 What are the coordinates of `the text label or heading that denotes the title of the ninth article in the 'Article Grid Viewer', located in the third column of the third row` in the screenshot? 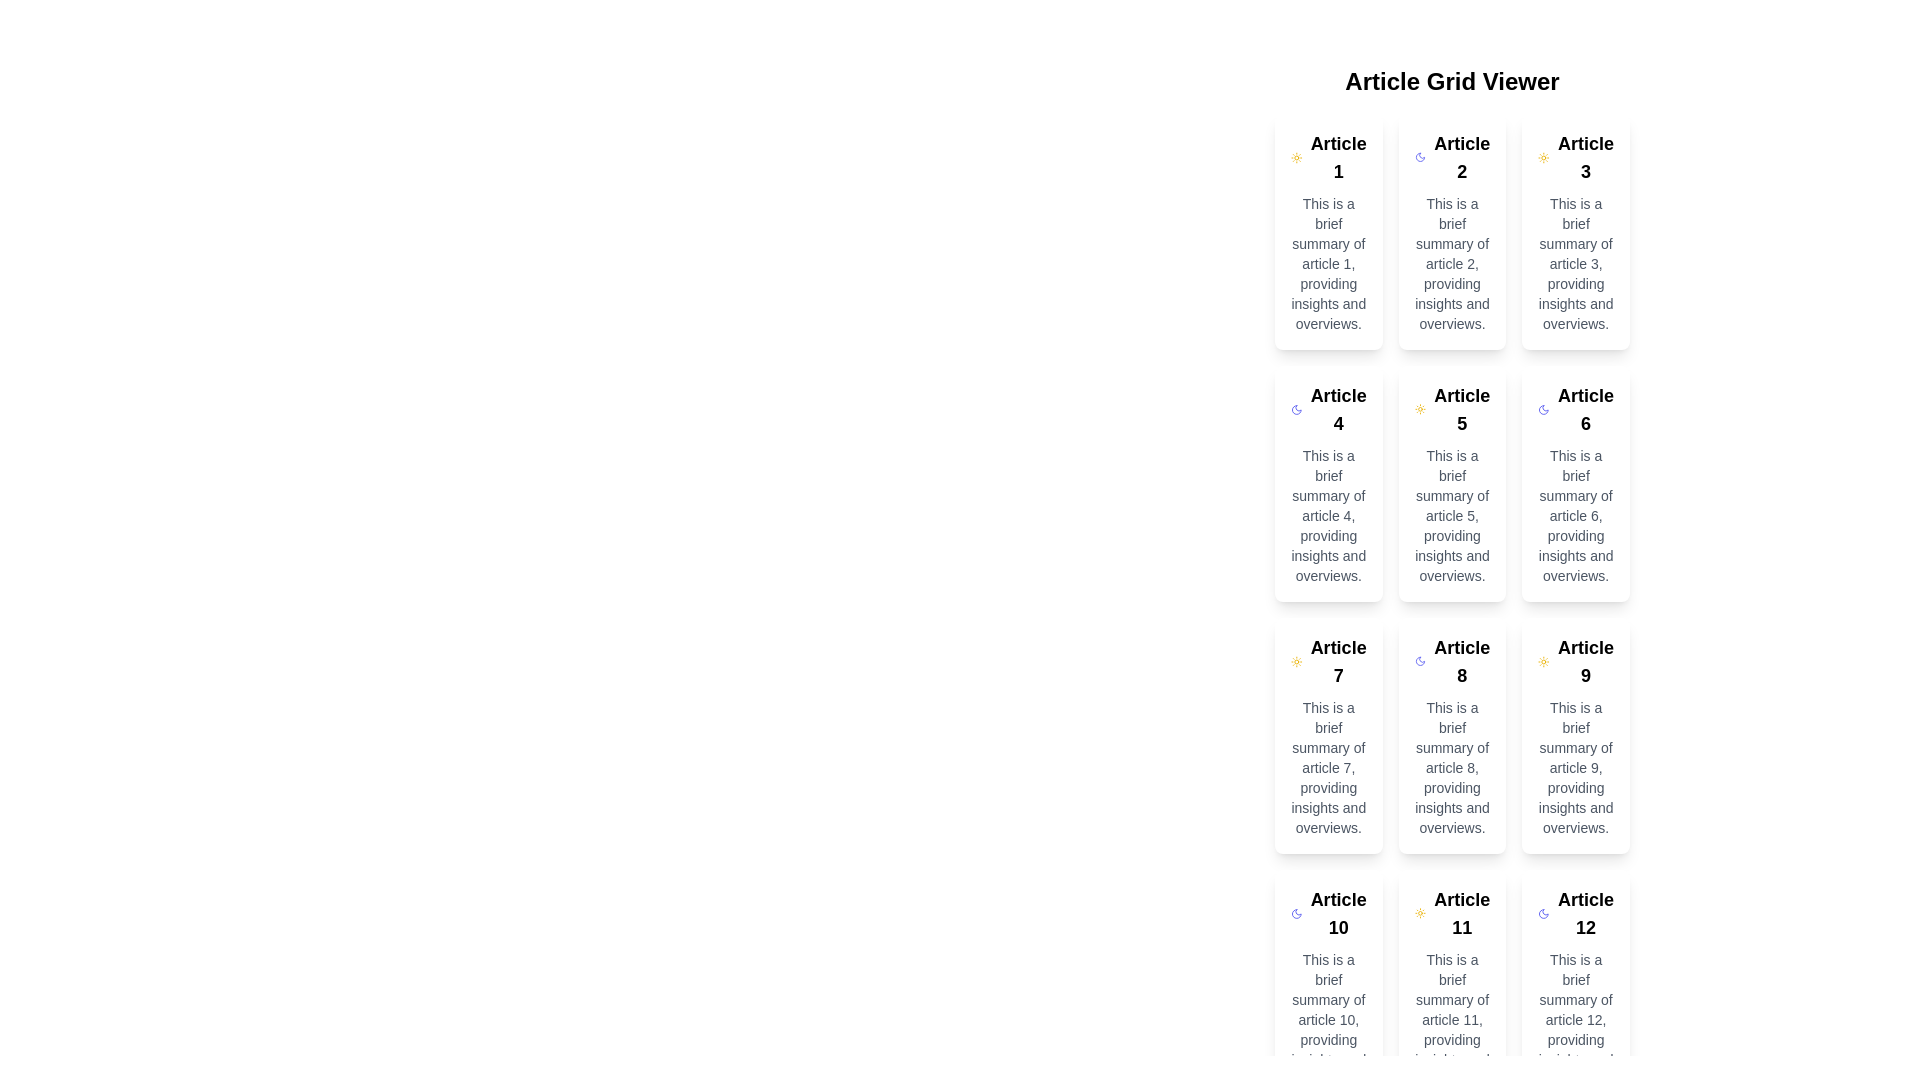 It's located at (1584, 662).